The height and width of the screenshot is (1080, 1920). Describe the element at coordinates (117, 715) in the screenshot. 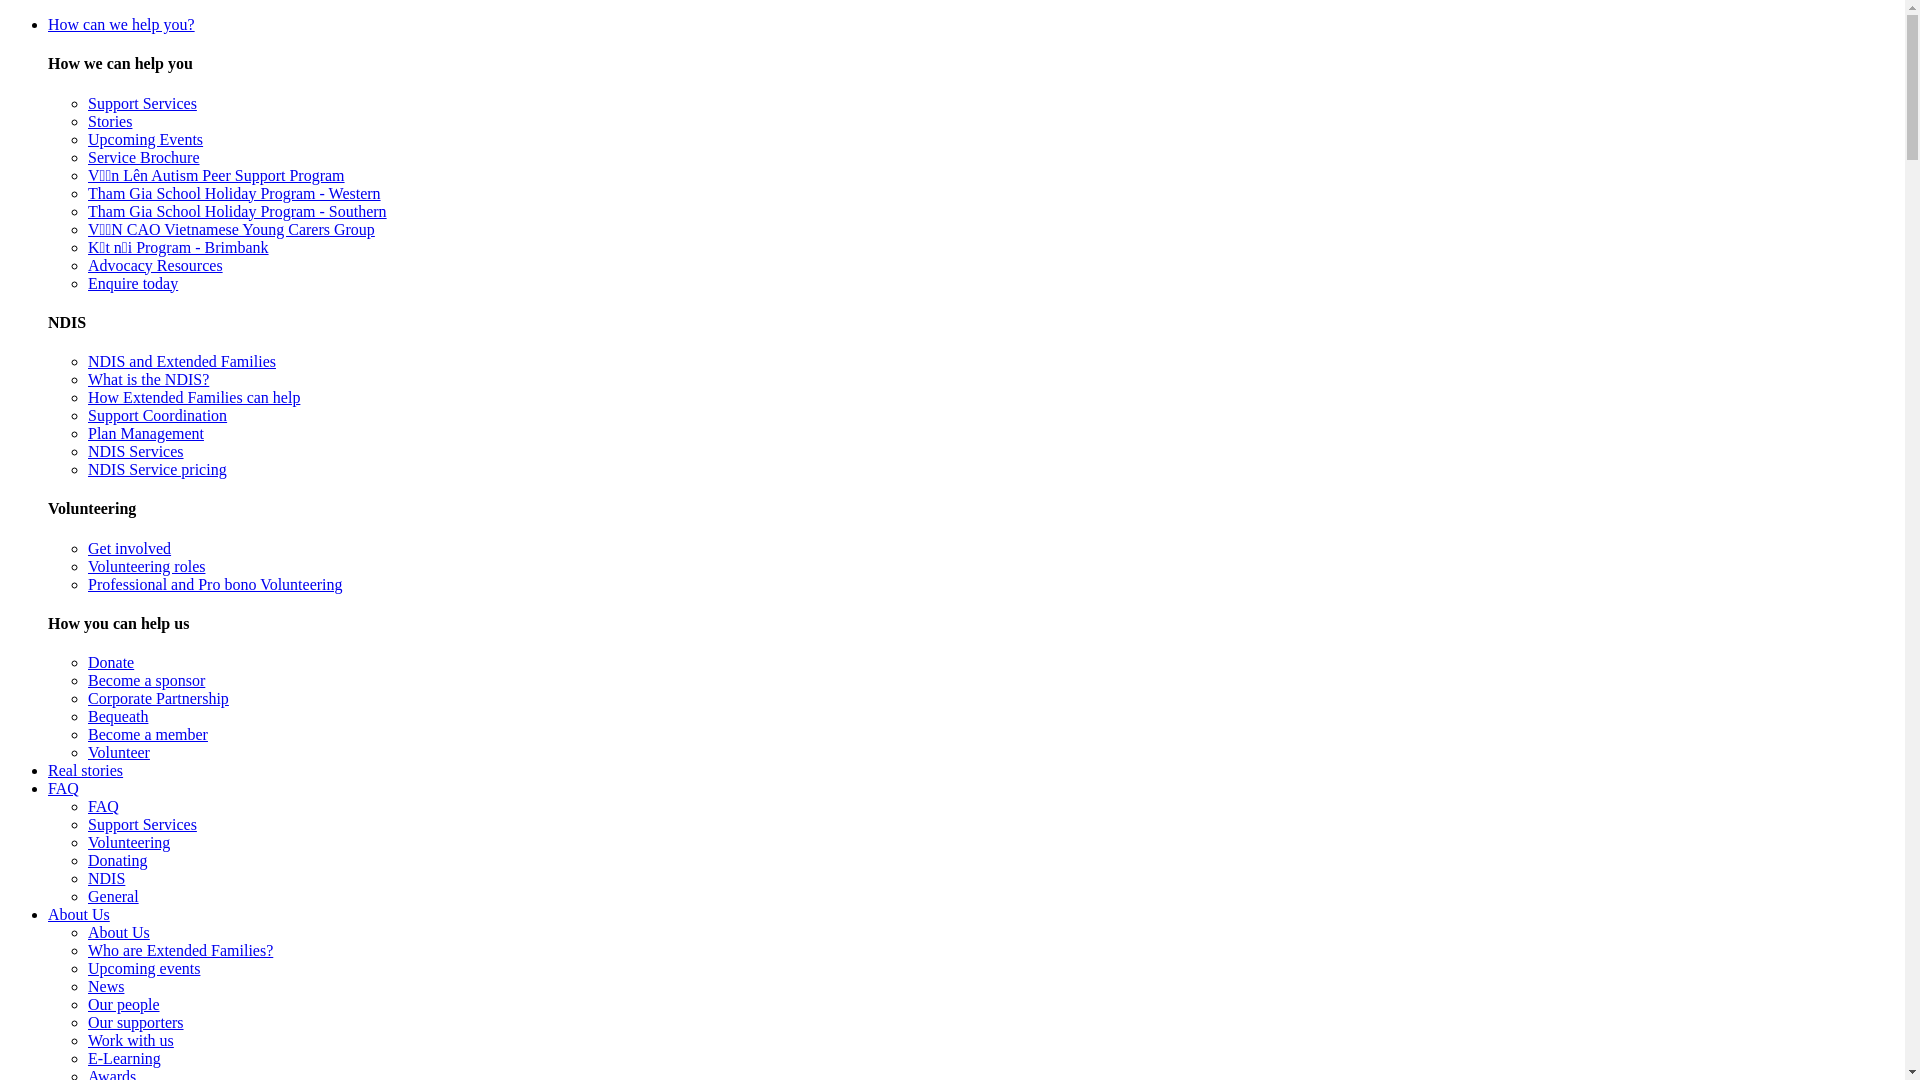

I see `'Bequeath'` at that location.